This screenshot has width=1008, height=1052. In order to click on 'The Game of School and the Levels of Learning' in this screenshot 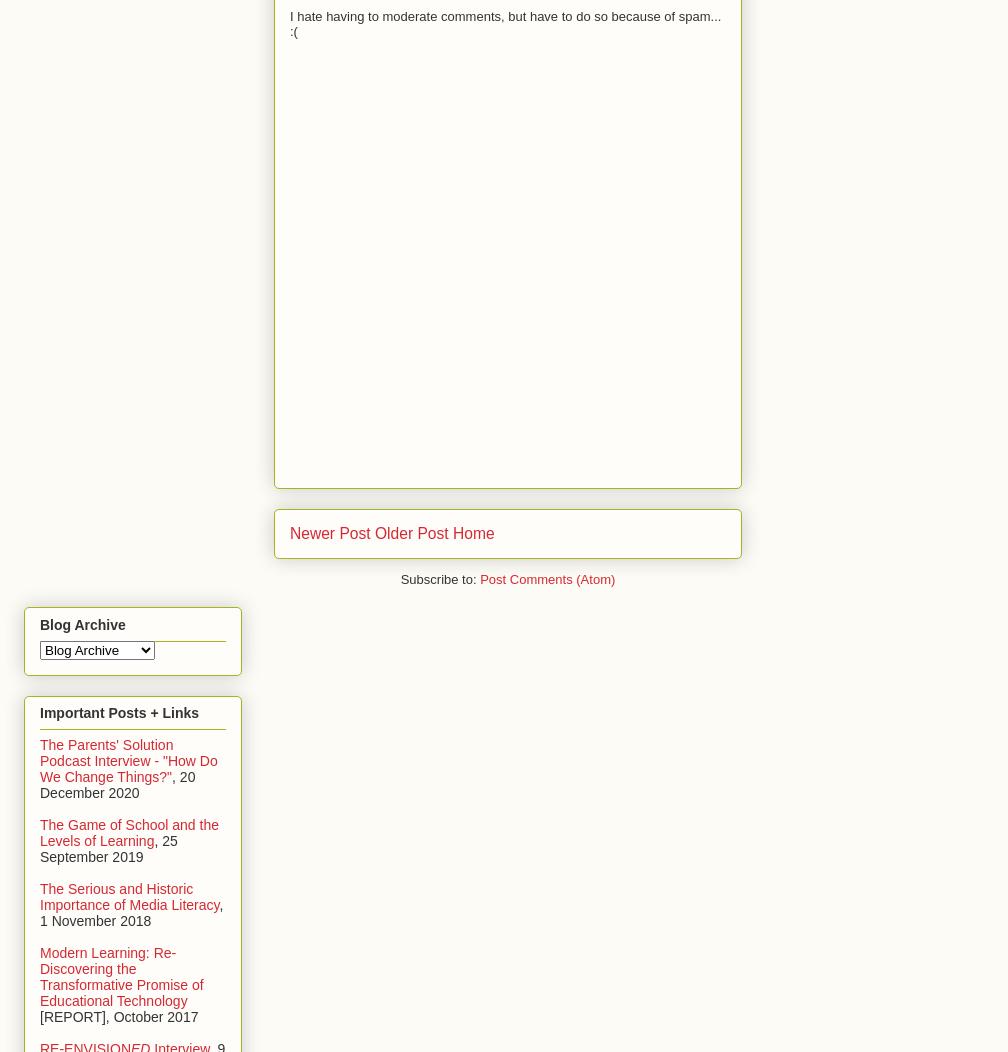, I will do `click(40, 832)`.